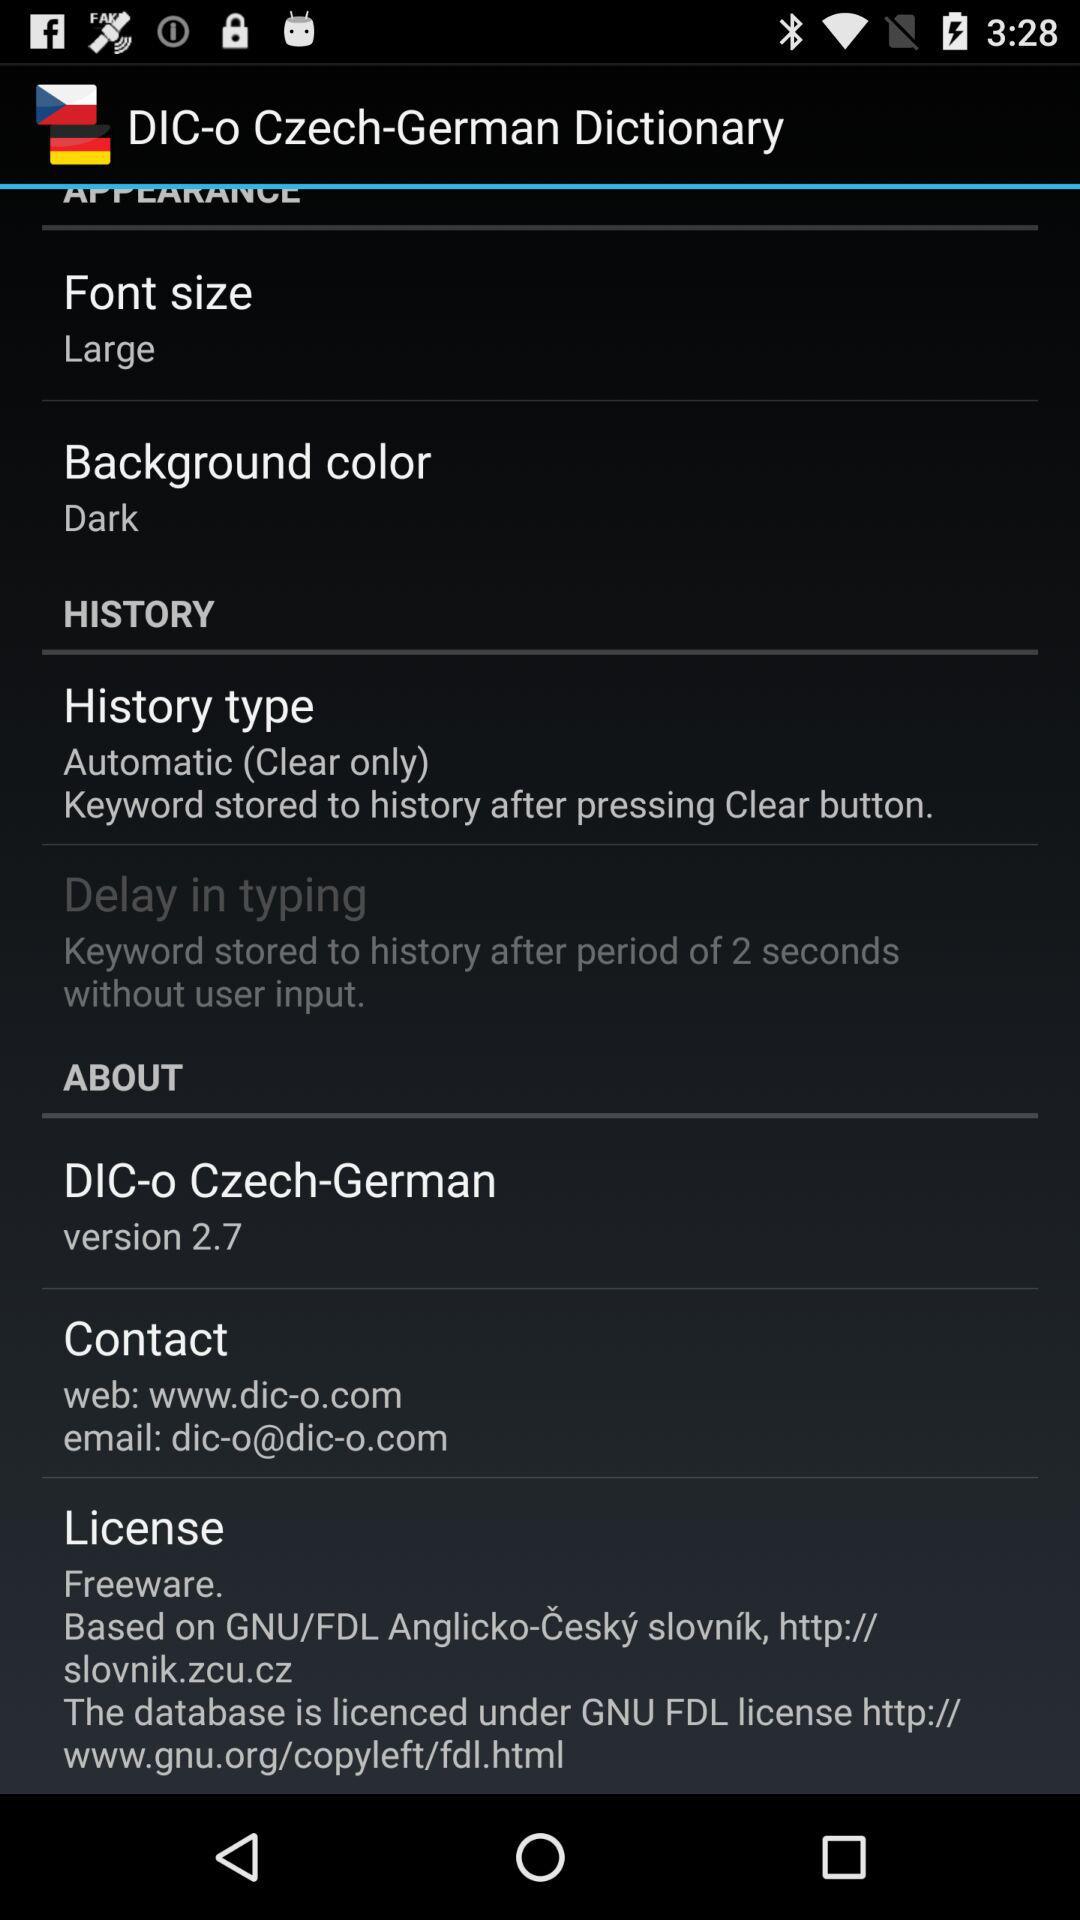 The width and height of the screenshot is (1080, 1920). Describe the element at coordinates (100, 516) in the screenshot. I see `the icon below the background color icon` at that location.